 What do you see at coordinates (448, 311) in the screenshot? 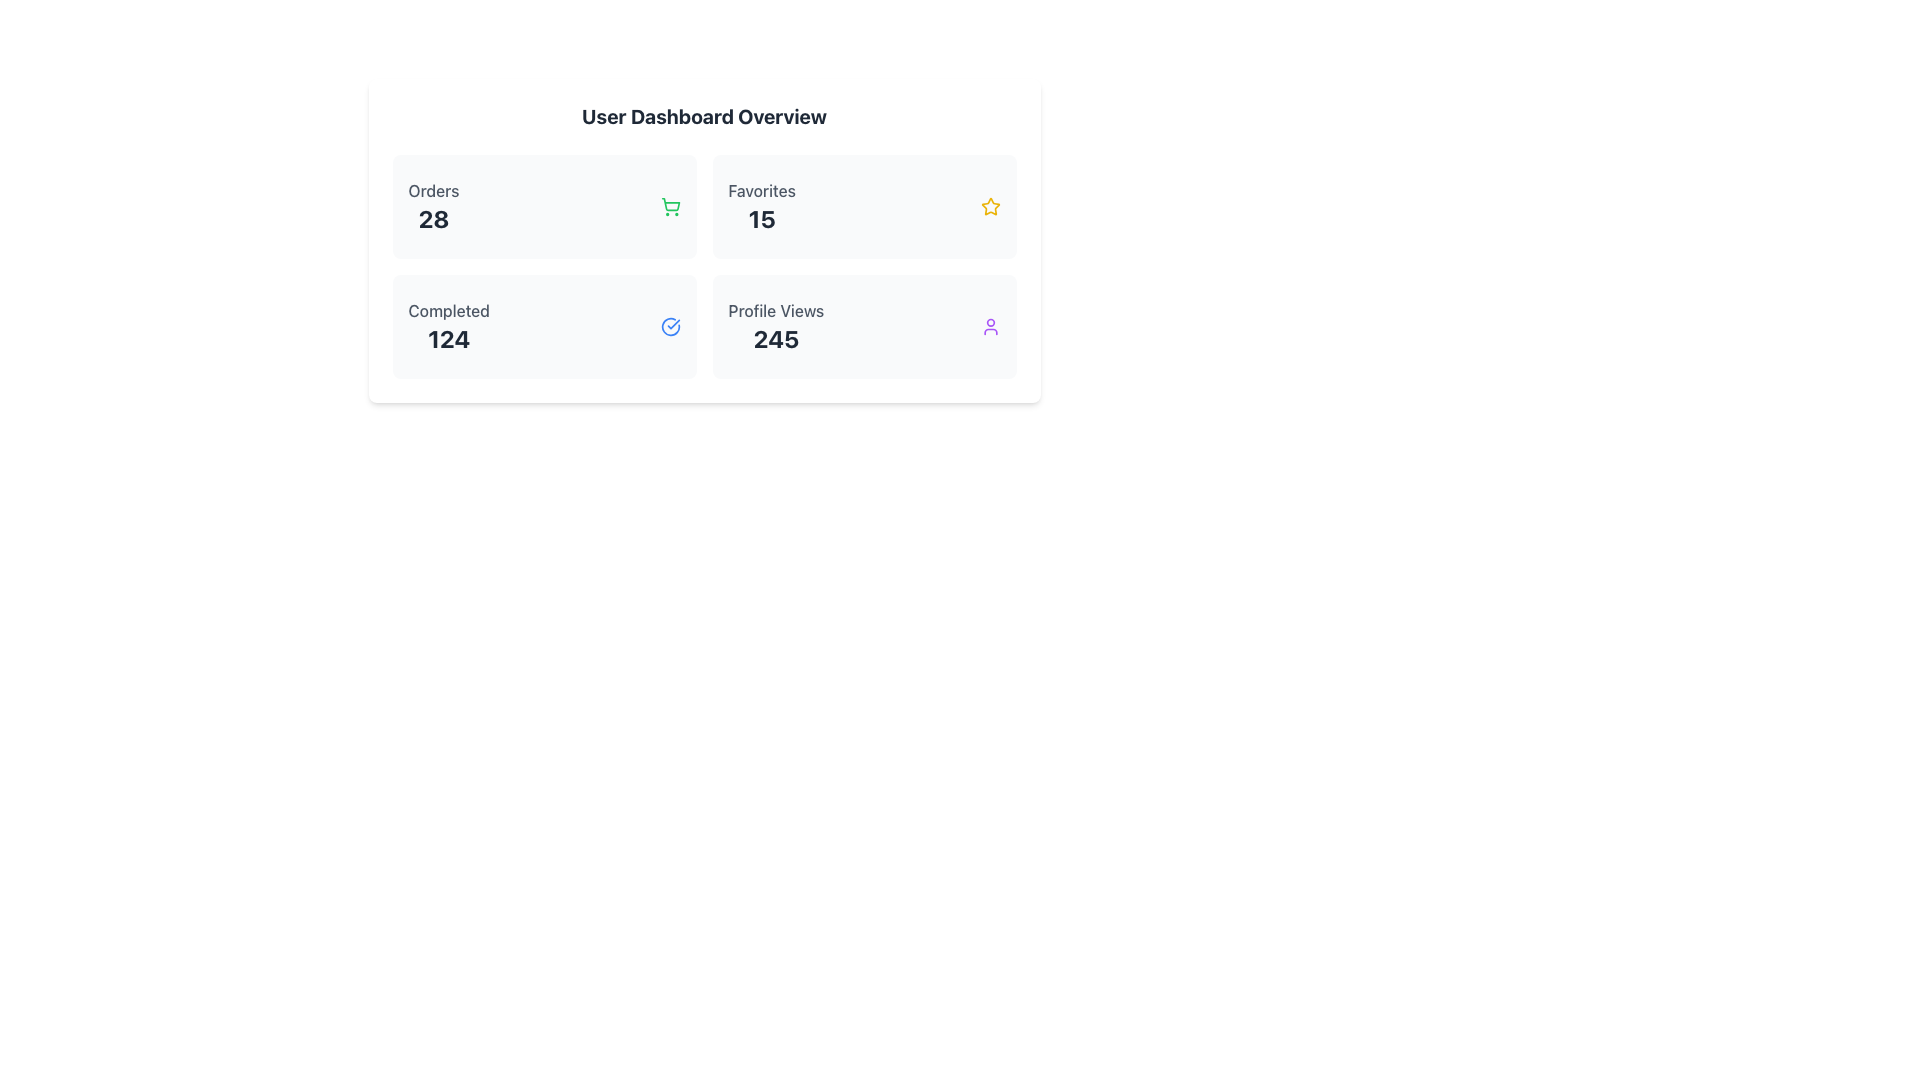
I see `the text label displaying 'Completed' in gray color, located in the second row of the dashboard overview panel` at bounding box center [448, 311].